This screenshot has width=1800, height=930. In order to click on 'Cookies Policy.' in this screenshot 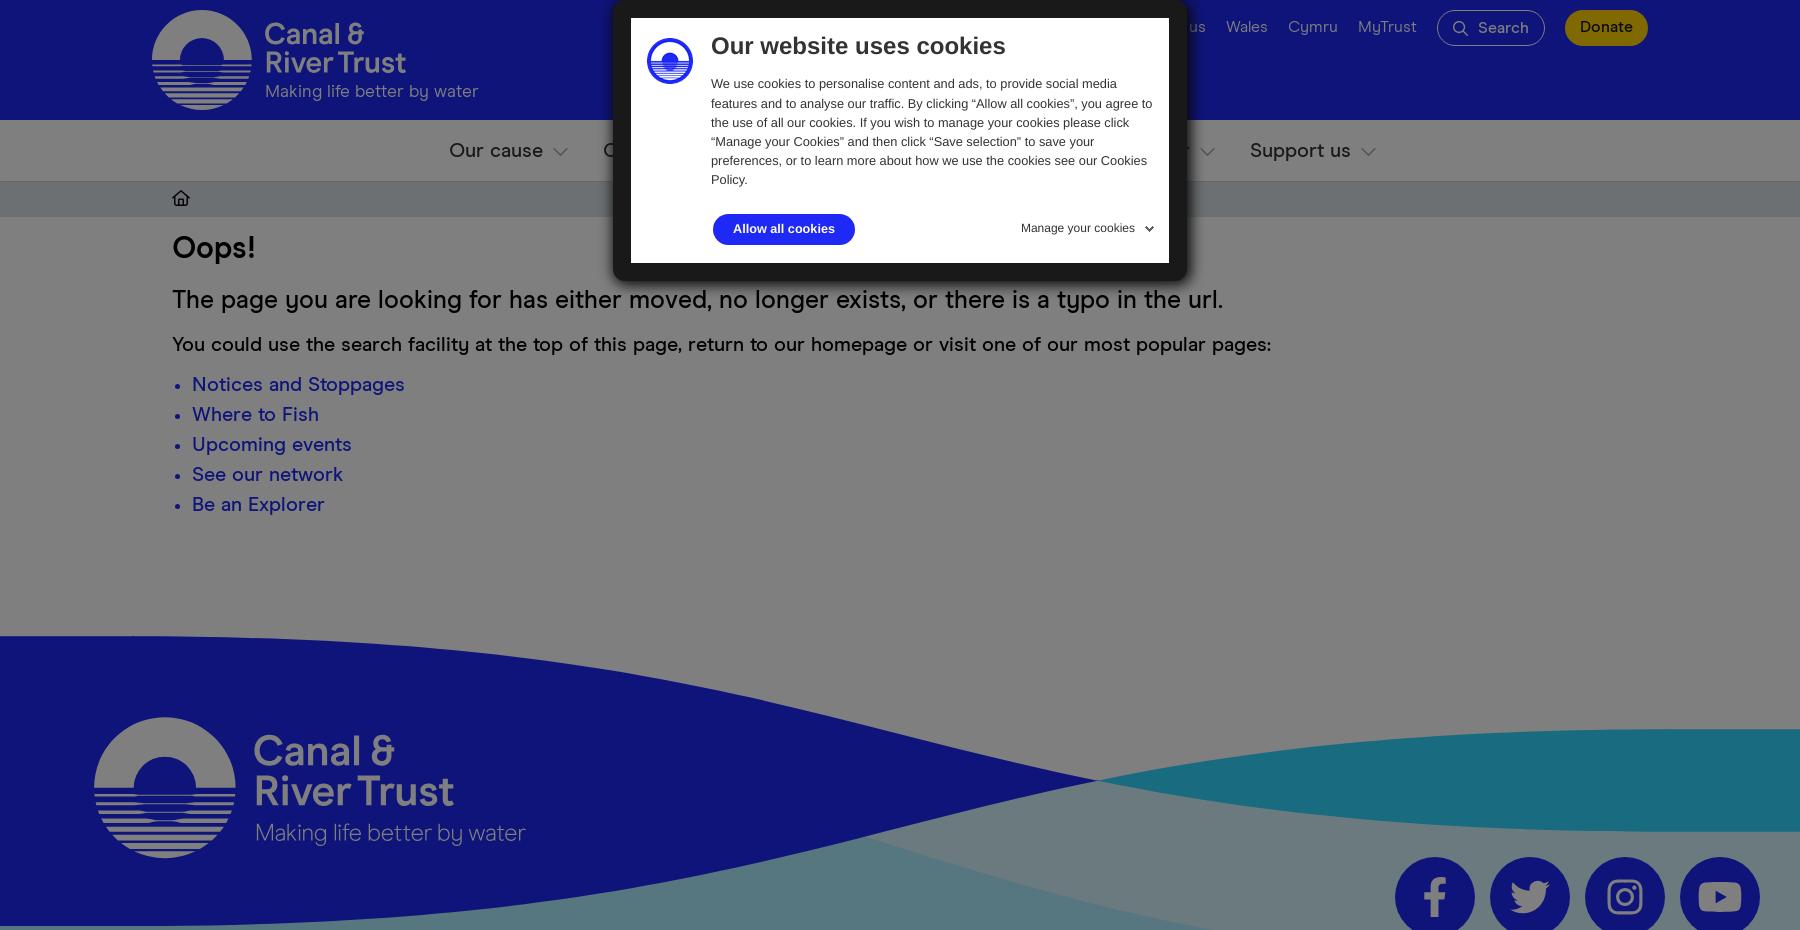, I will do `click(927, 169)`.